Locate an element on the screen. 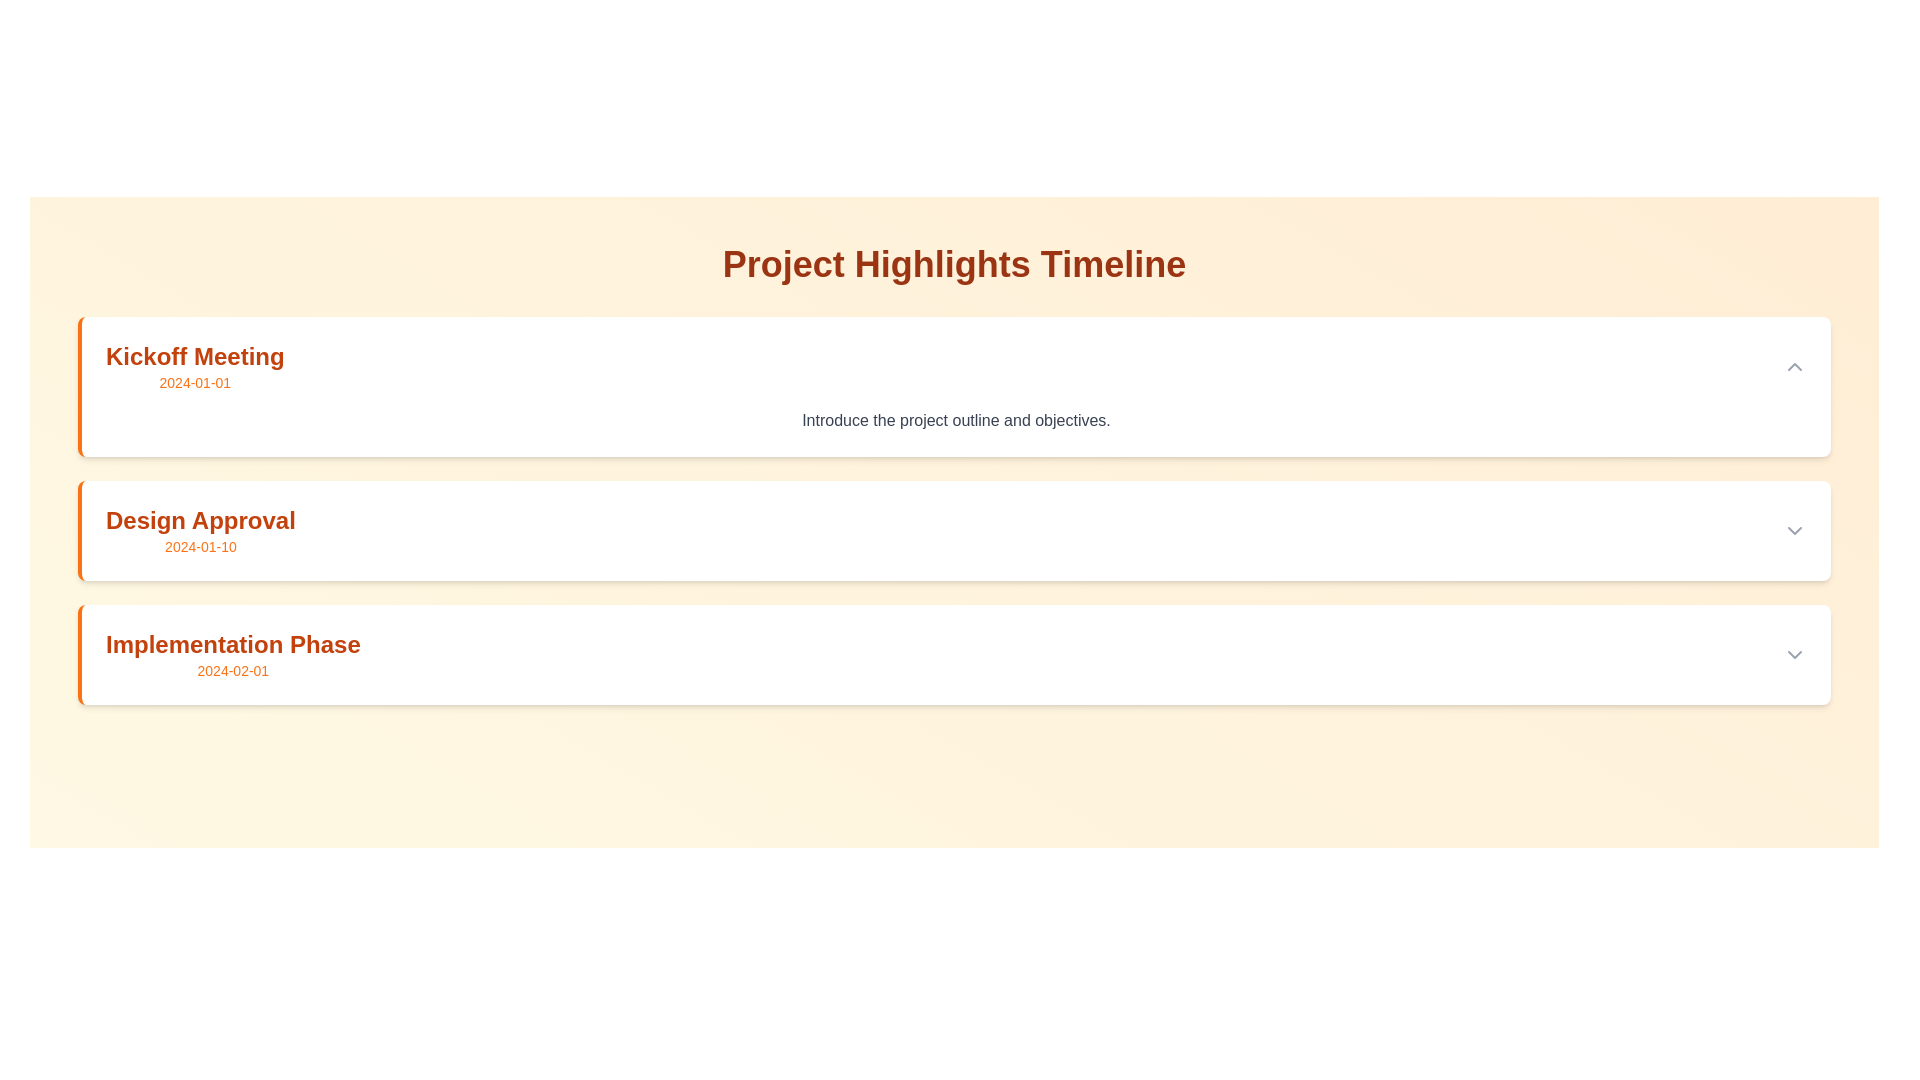 The height and width of the screenshot is (1080, 1920). text displayed in the title of the first card, located at the top-left corner of the card, just above the date '2024-01-01' is located at coordinates (195, 356).